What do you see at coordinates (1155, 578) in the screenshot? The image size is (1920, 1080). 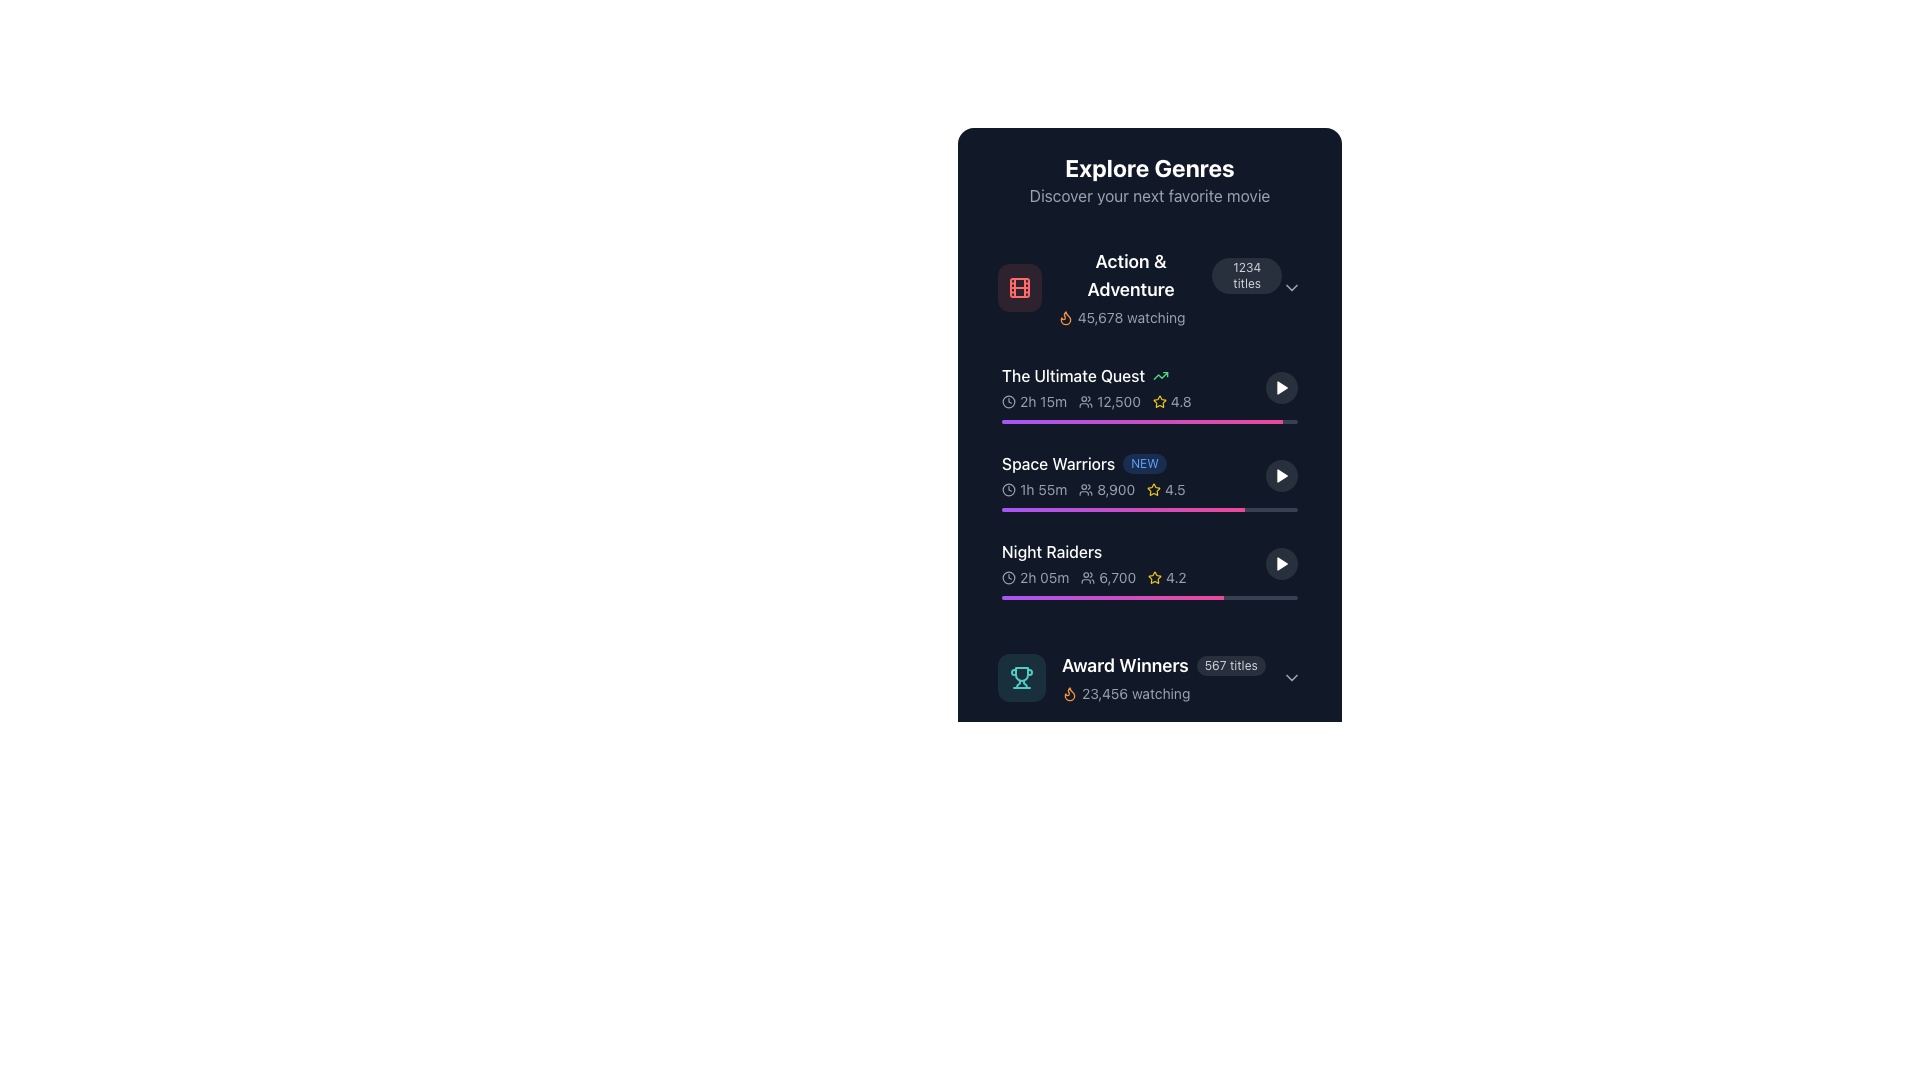 I see `the yellow star icon indicating a rating next to the value '4.2' for the 'Night Raiders' entry` at bounding box center [1155, 578].